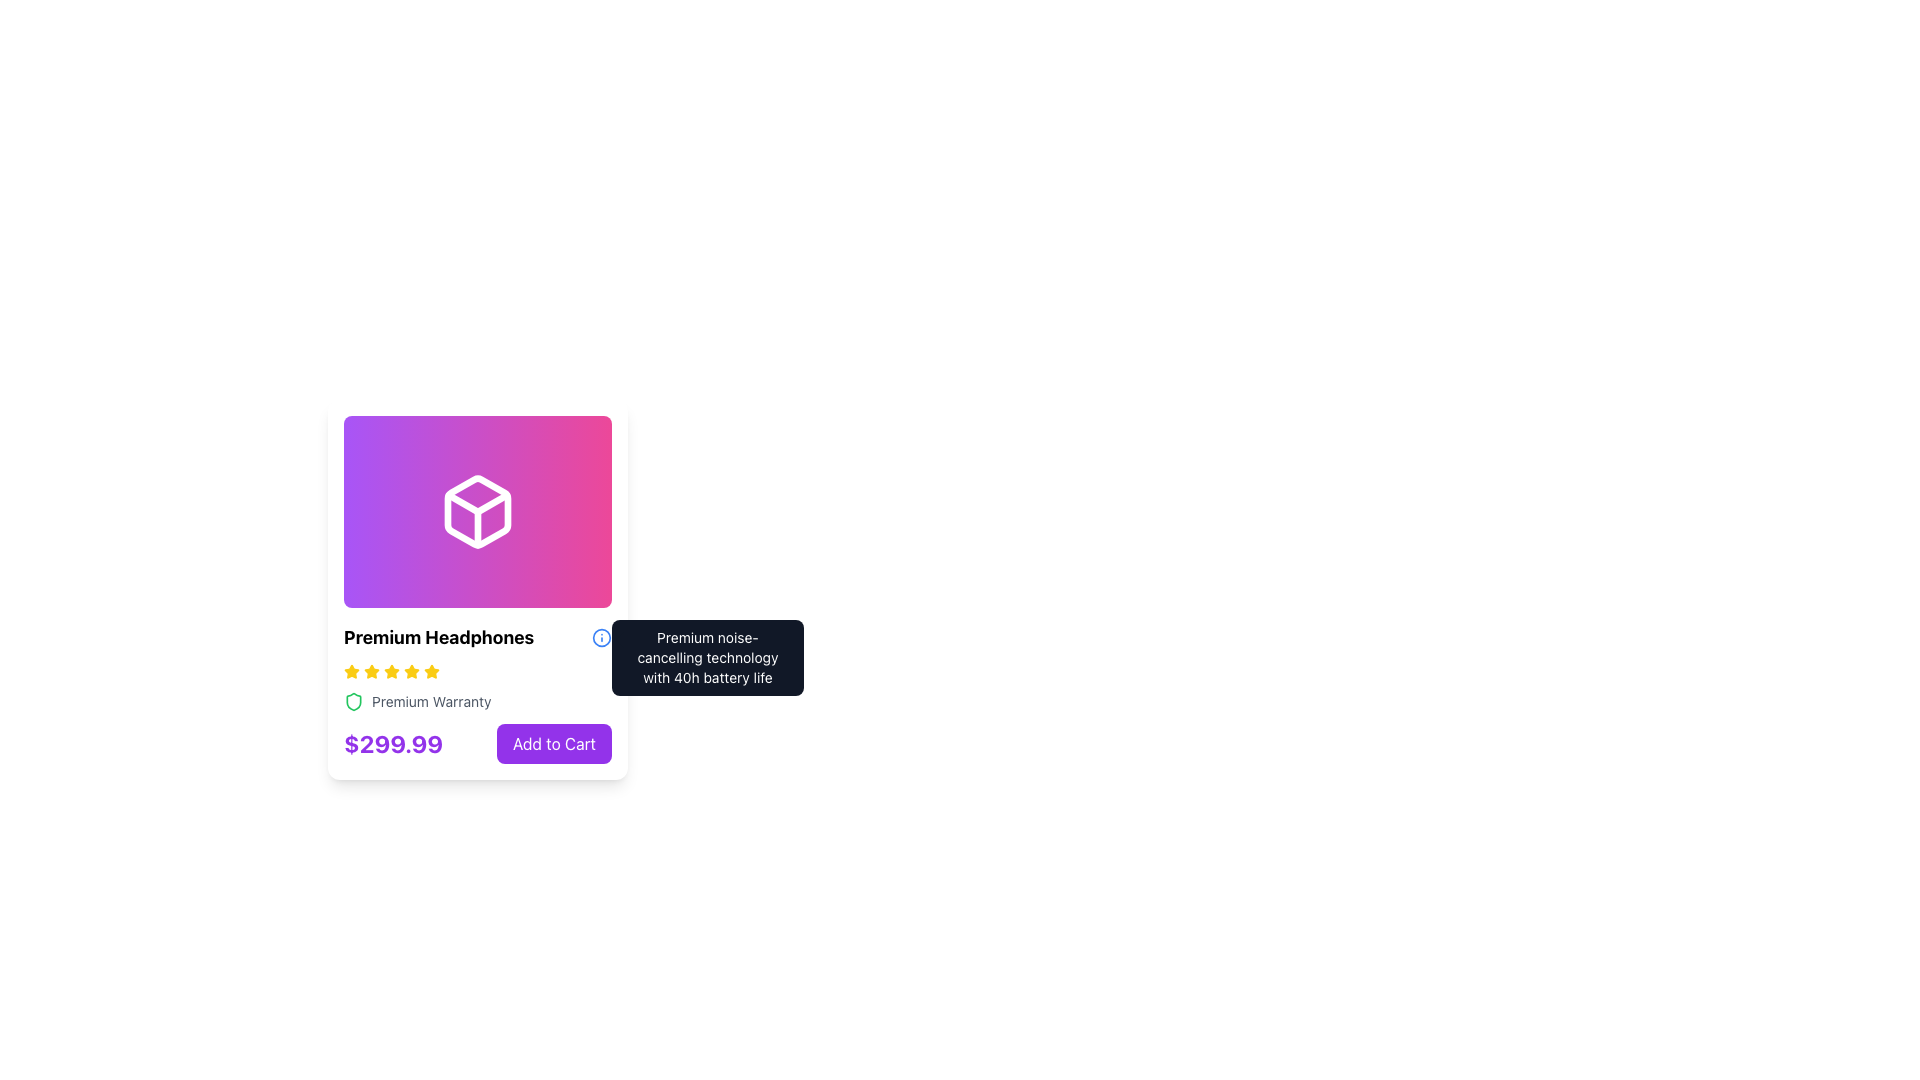 The image size is (1920, 1080). What do you see at coordinates (477, 509) in the screenshot?
I see `the geometric cube icon outlined with white lines, which is located in the center of a pink and purple gradient square background, positioned at the top of the card labeled 'Premium Headphones'` at bounding box center [477, 509].